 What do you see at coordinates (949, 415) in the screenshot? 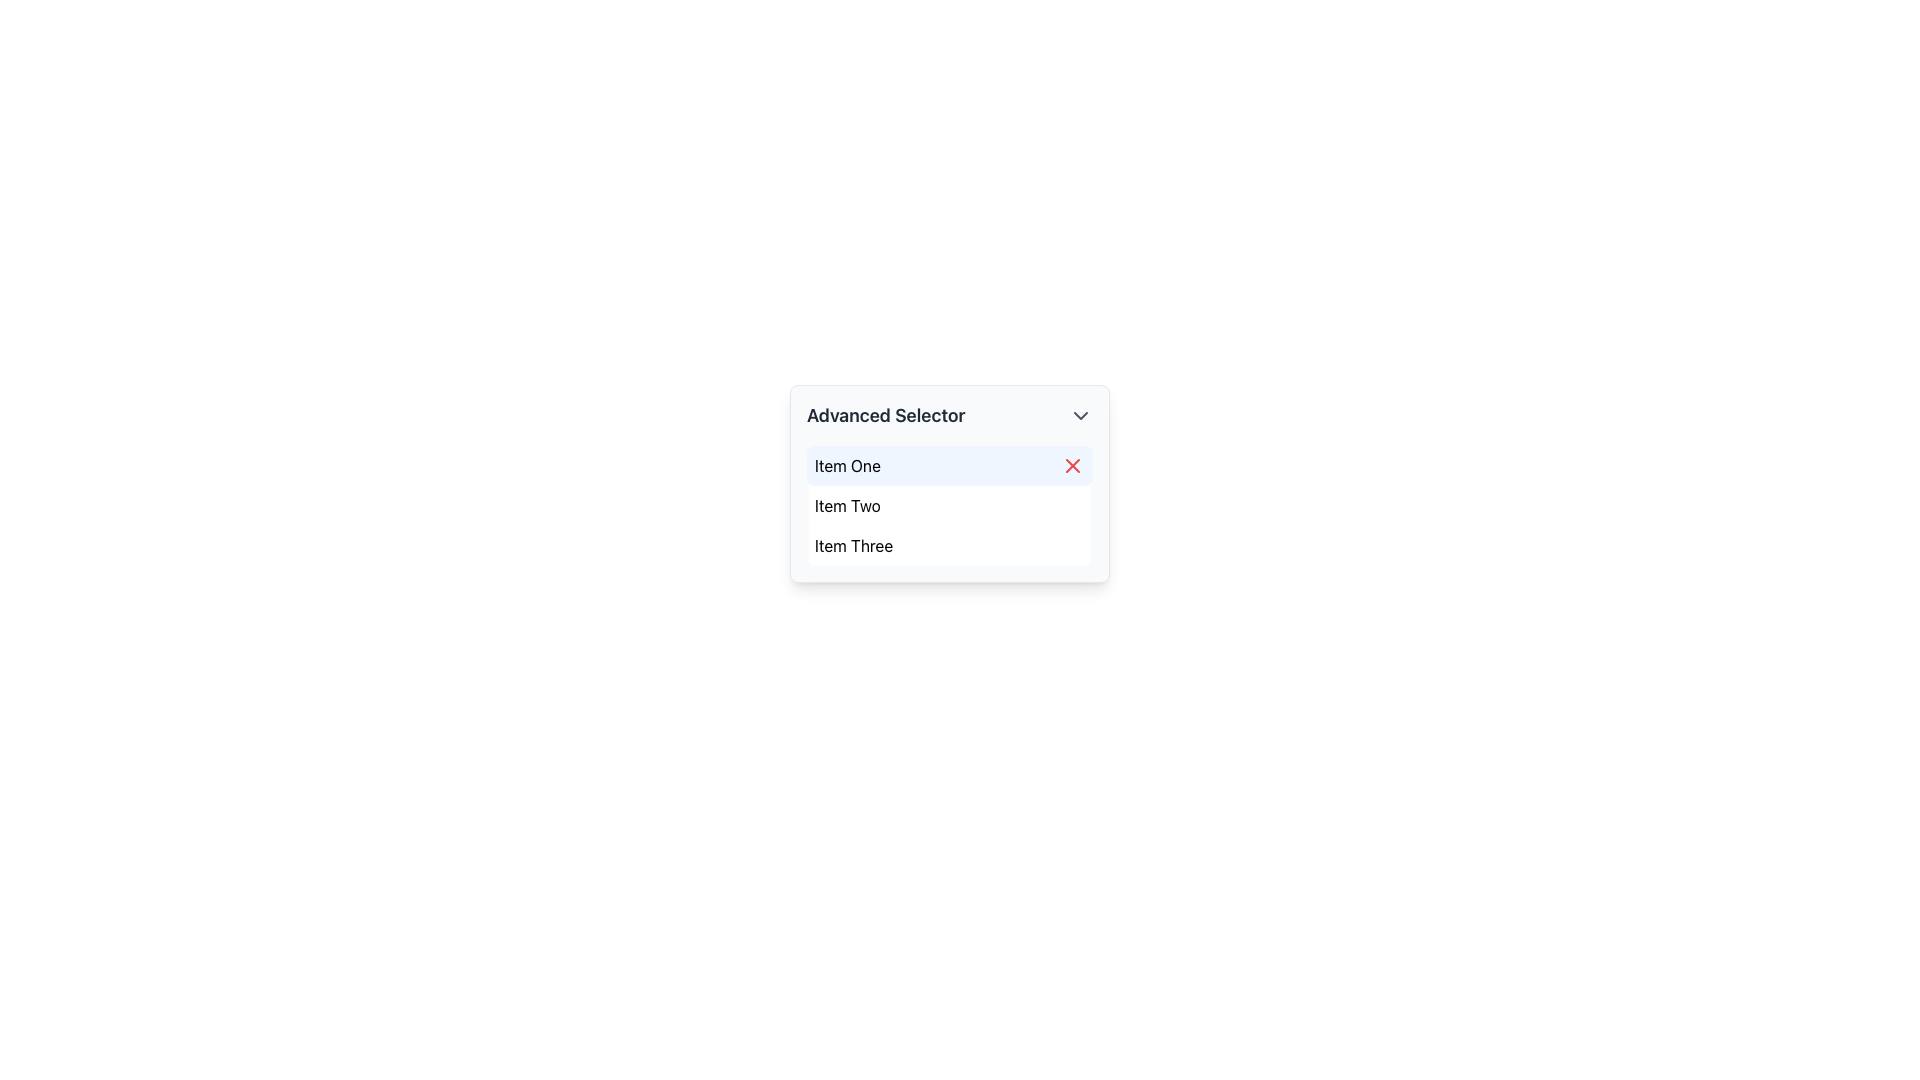
I see `the 'Advanced Selector' dropdown header to interact with it` at bounding box center [949, 415].